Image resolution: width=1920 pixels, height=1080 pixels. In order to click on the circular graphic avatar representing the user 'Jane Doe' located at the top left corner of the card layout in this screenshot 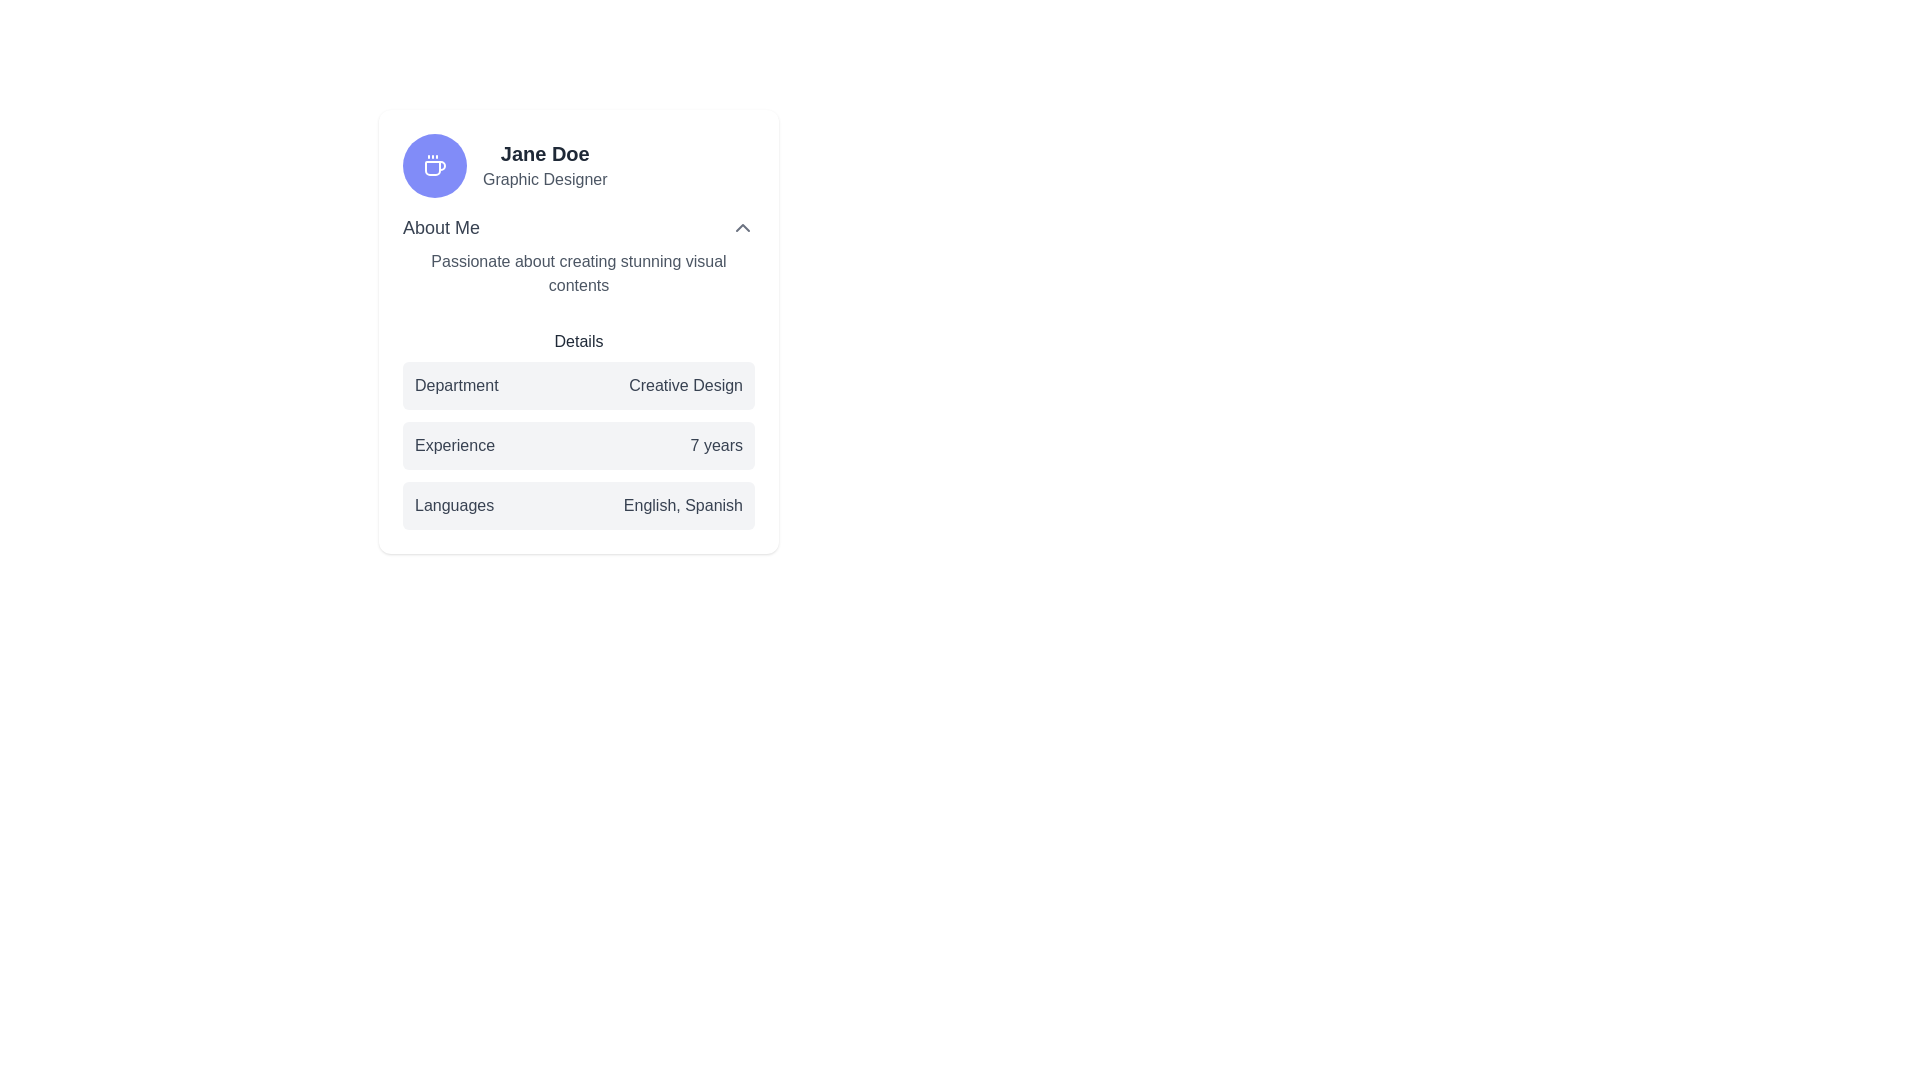, I will do `click(434, 164)`.